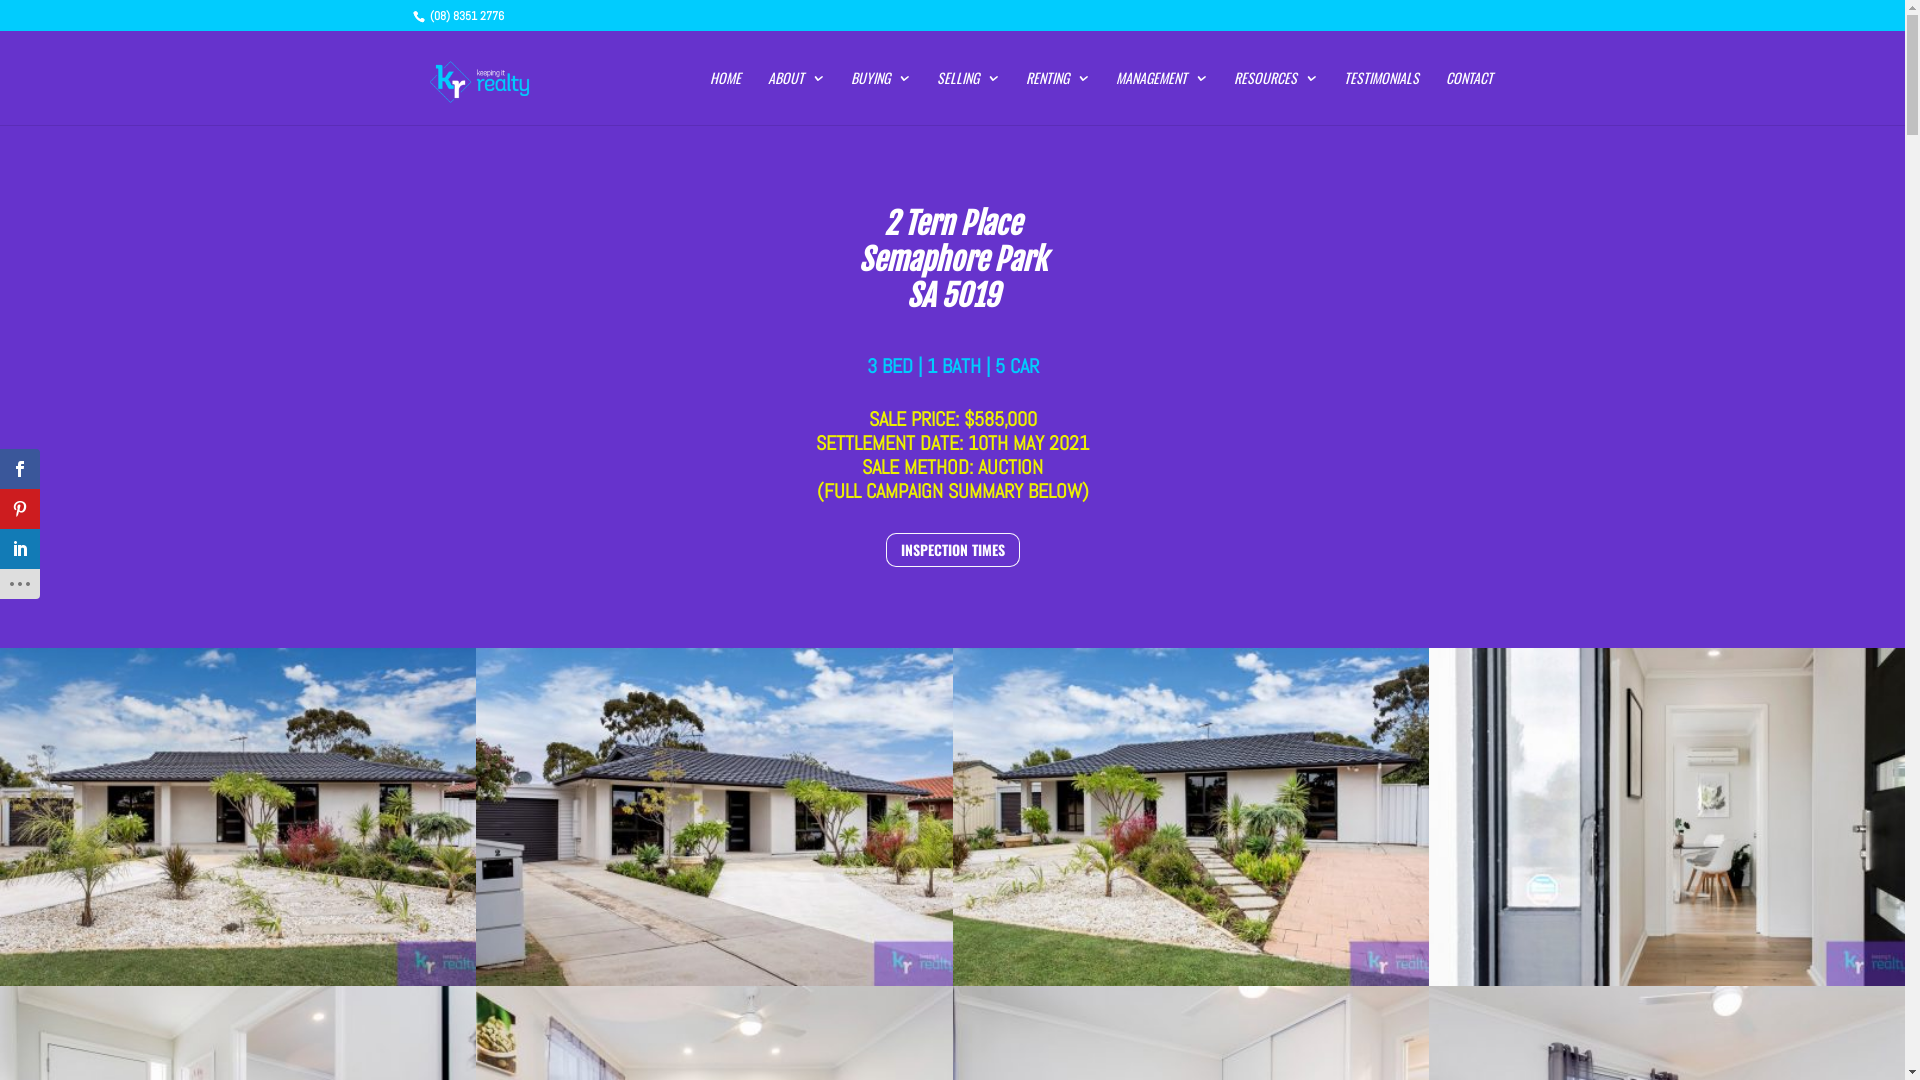 The height and width of the screenshot is (1080, 1920). Describe the element at coordinates (724, 97) in the screenshot. I see `'HOME'` at that location.